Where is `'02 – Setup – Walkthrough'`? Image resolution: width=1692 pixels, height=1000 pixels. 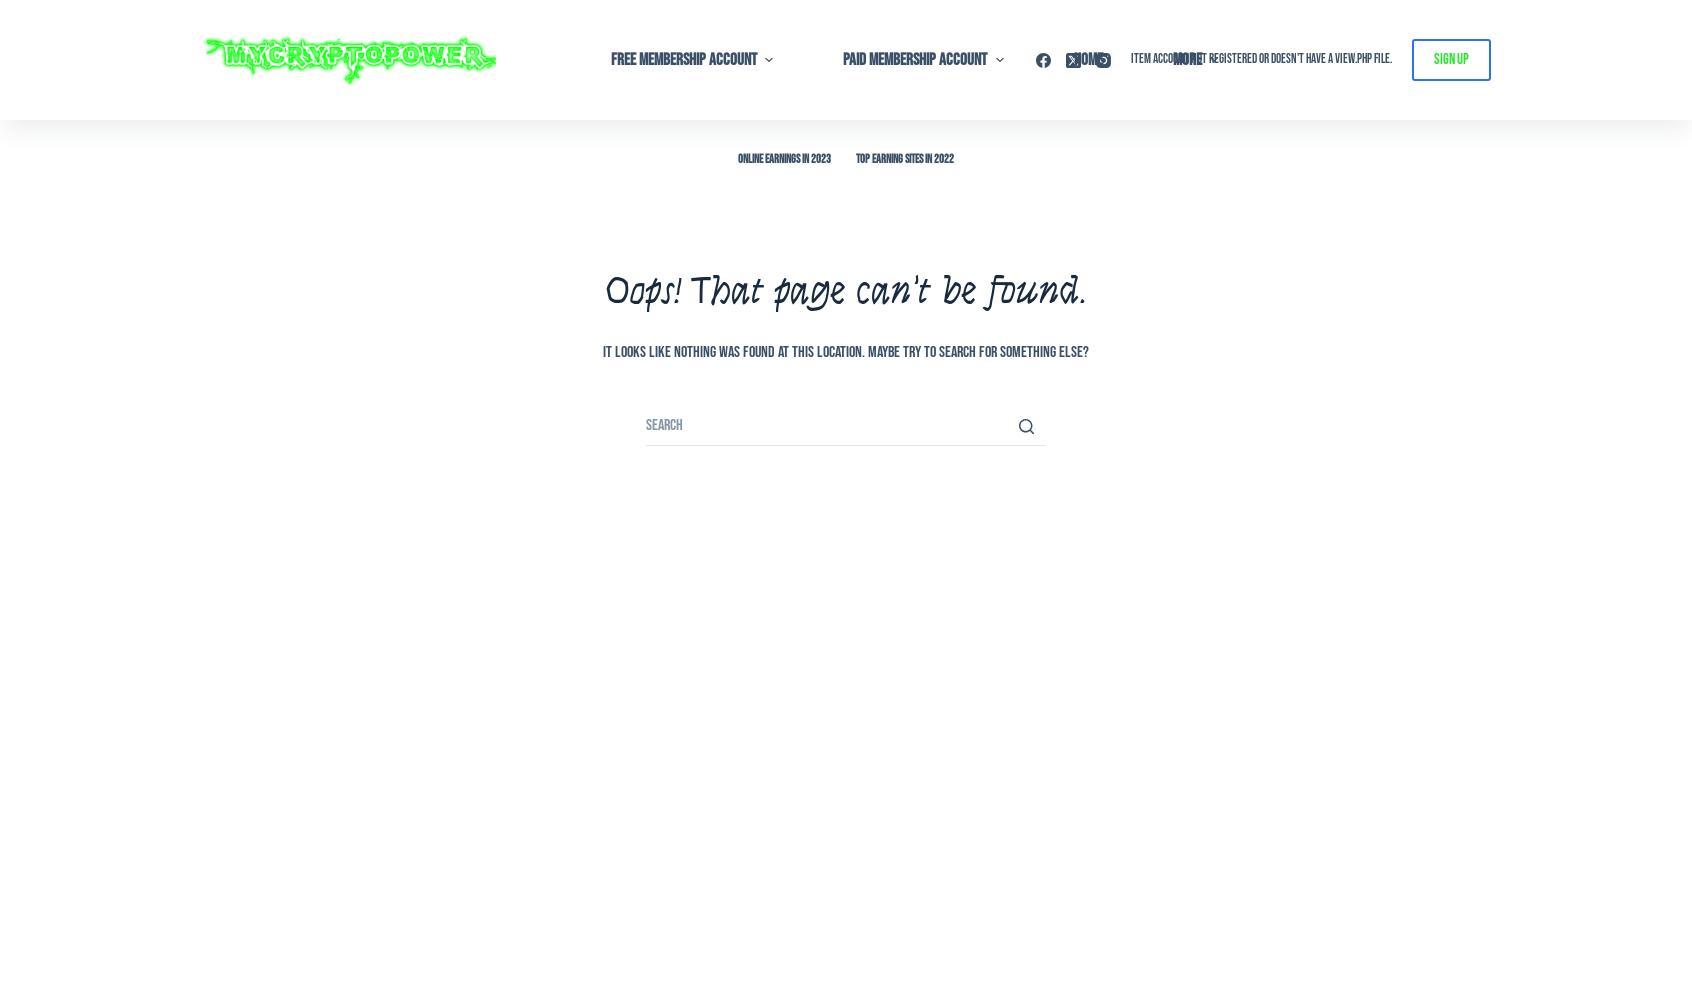
'02 – Setup – Walkthrough' is located at coordinates (646, 192).